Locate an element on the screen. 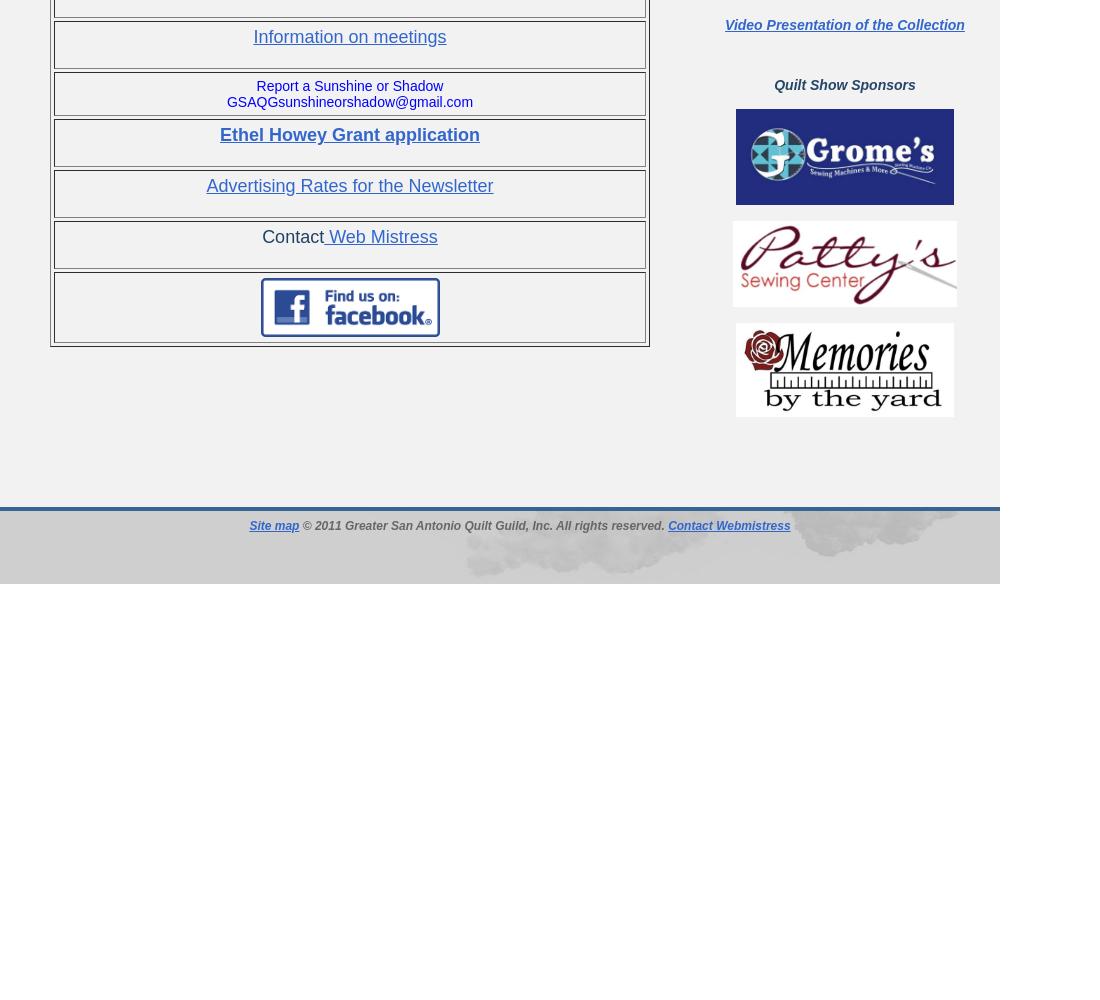 The width and height of the screenshot is (1100, 1000). 'Report a Sunshine or Shadow' is located at coordinates (255, 85).